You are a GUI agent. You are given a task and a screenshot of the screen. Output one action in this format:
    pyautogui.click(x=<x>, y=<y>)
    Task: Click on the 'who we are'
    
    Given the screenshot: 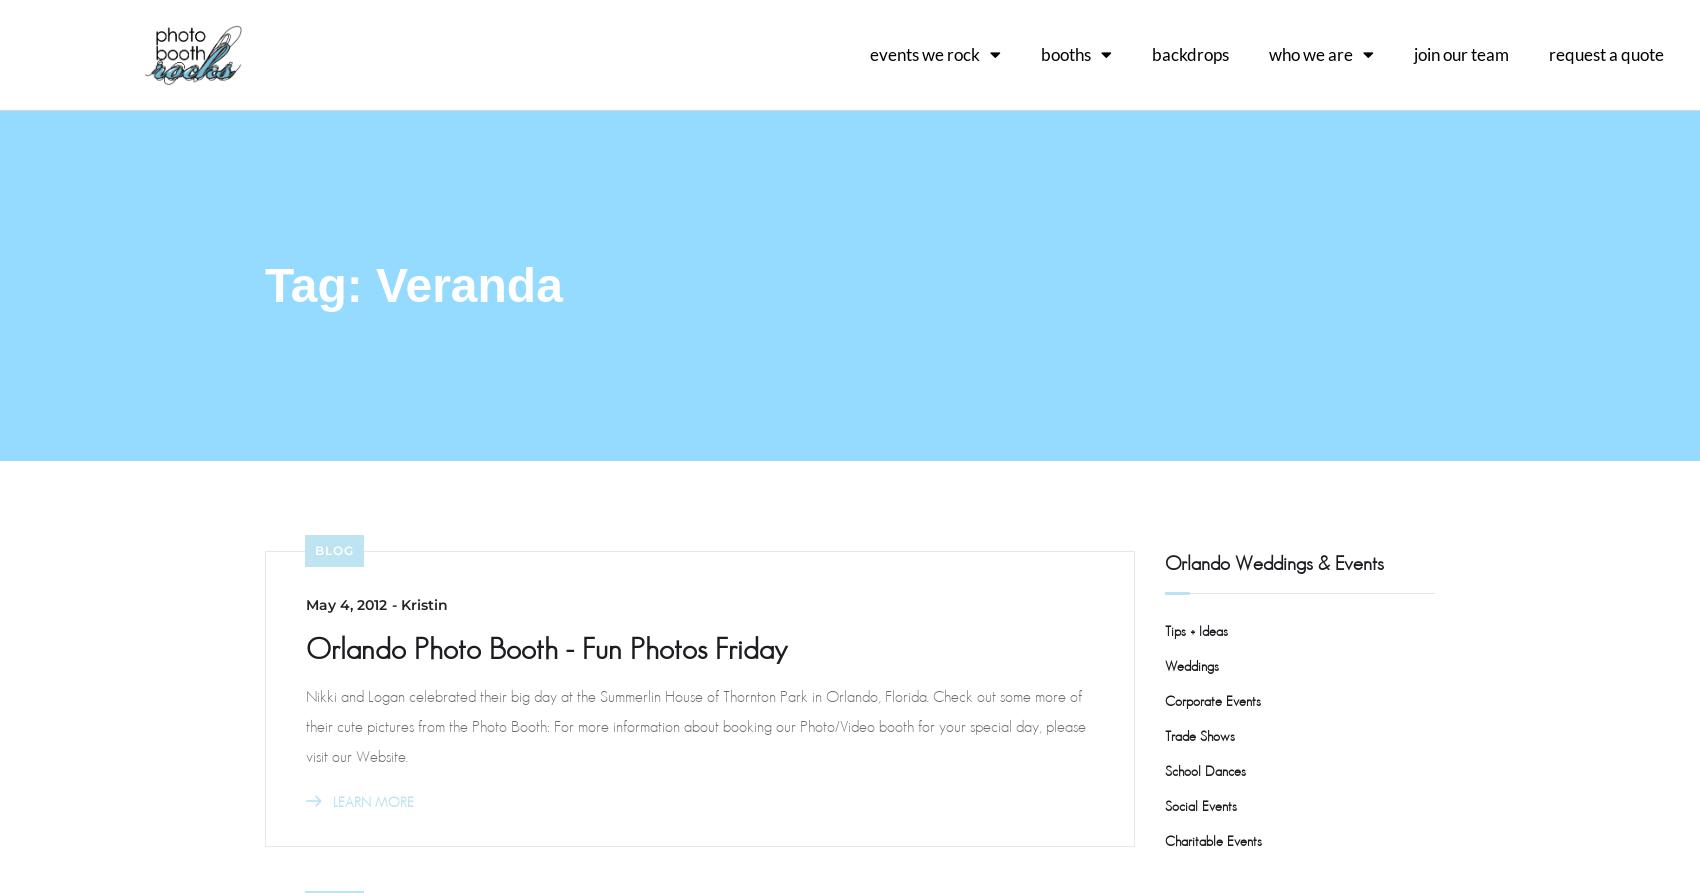 What is the action you would take?
    pyautogui.click(x=1311, y=53)
    